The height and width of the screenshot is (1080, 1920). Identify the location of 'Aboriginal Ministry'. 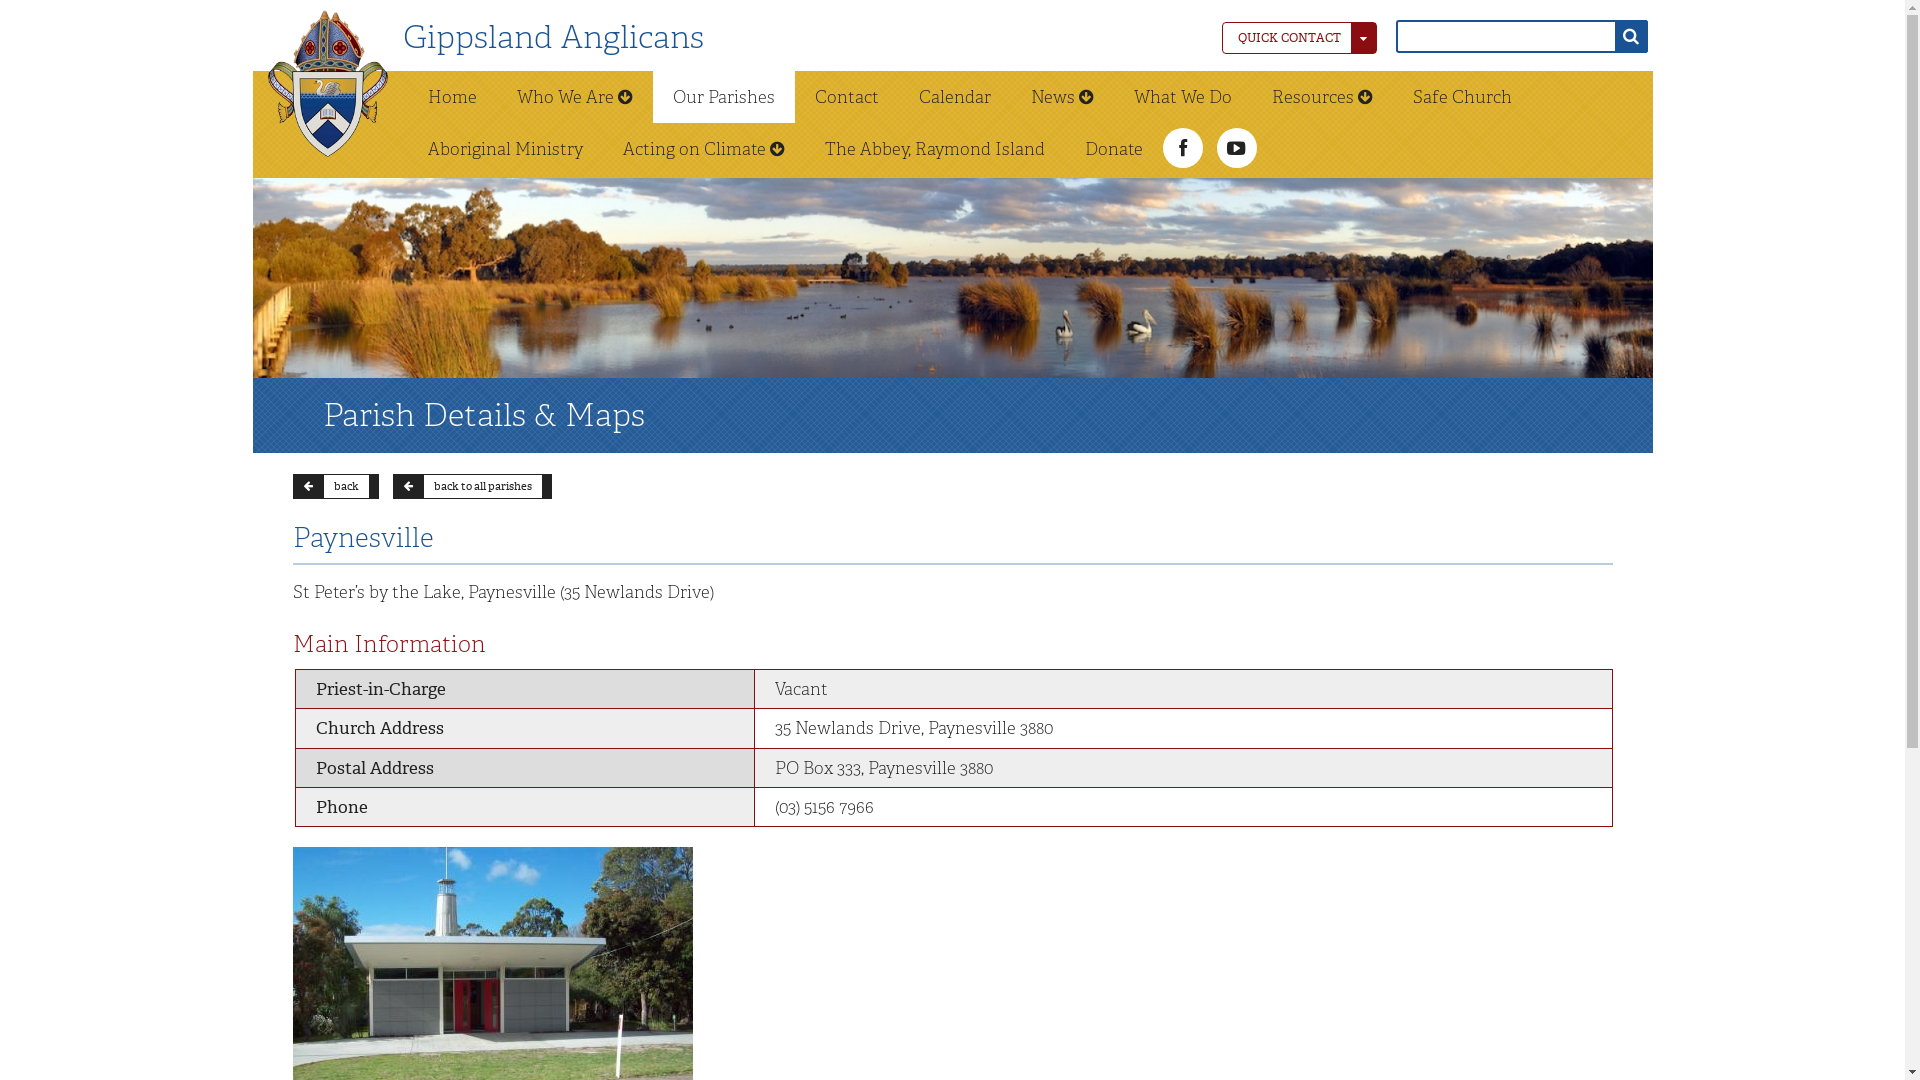
(505, 148).